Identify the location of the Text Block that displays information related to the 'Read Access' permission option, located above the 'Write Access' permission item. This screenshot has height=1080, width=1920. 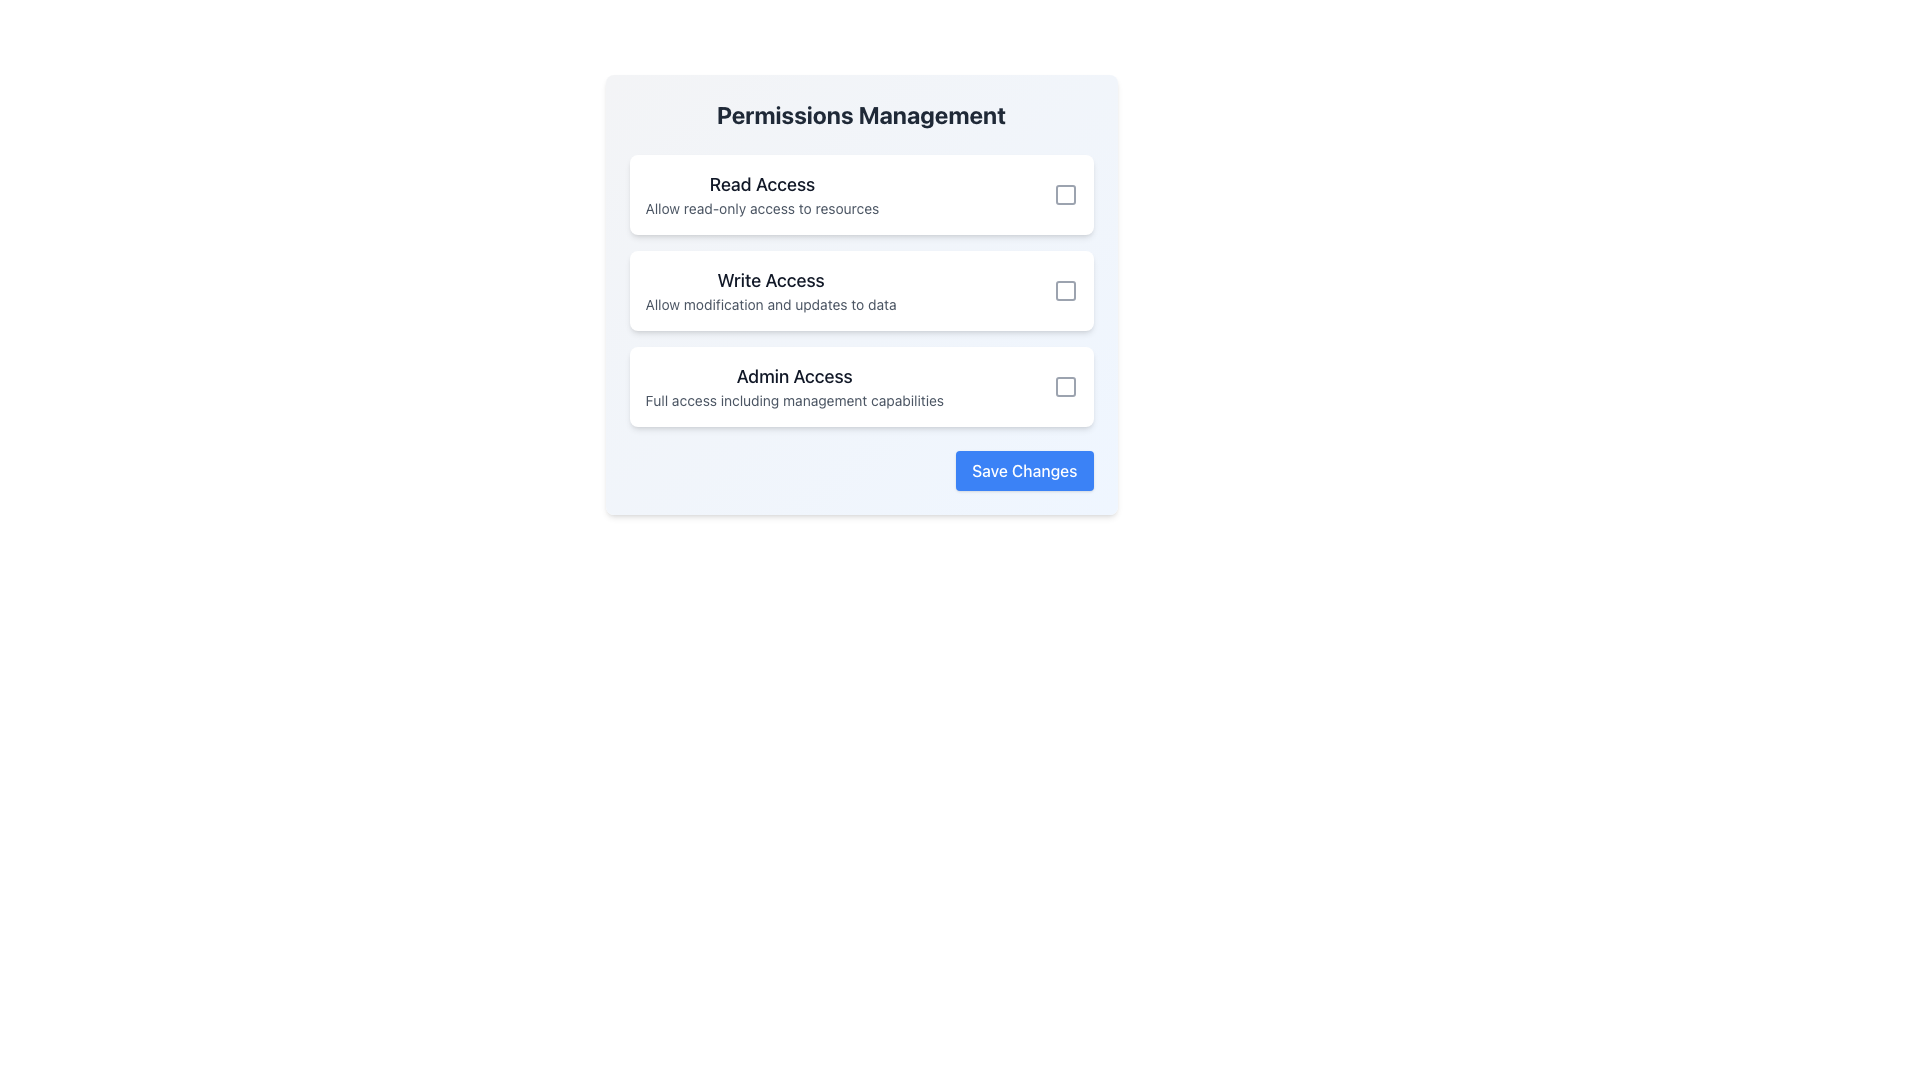
(761, 195).